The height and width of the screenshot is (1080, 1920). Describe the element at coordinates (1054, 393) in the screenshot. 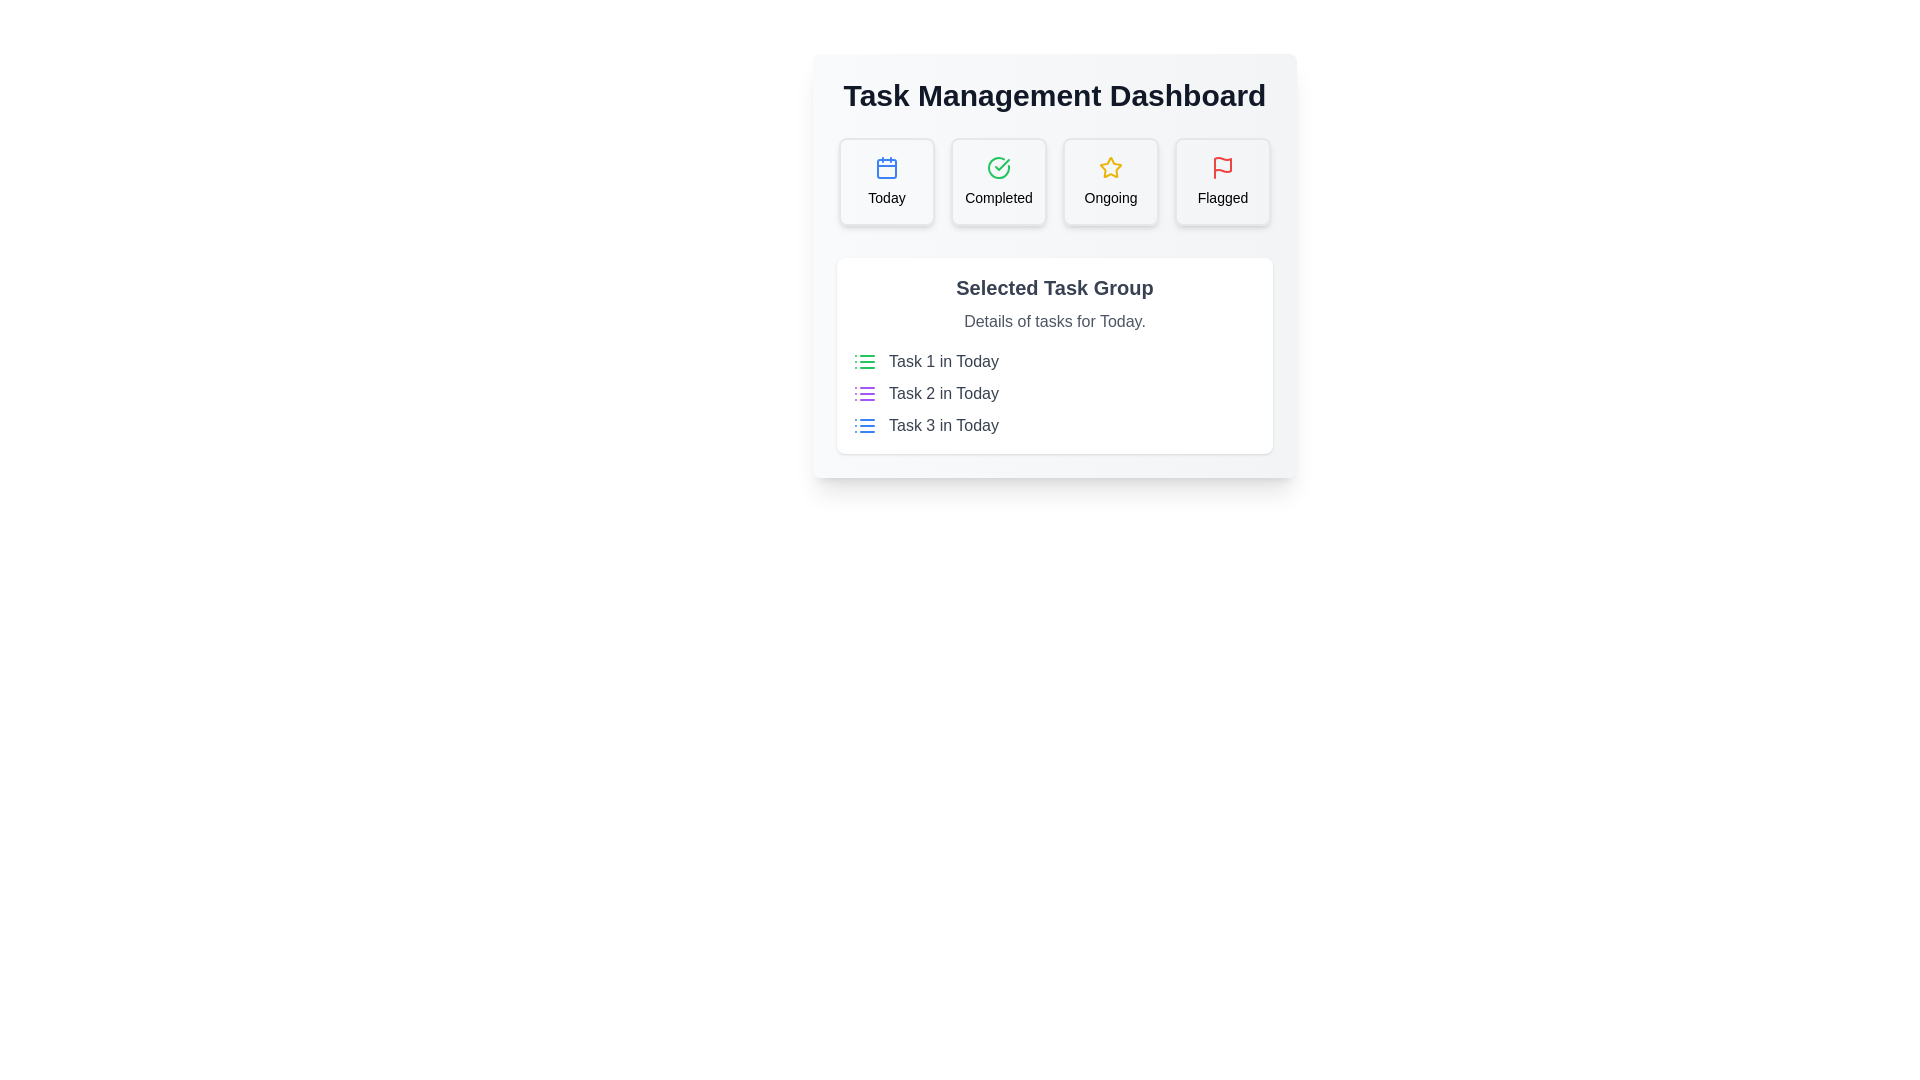

I see `the second task entry in the list, which is located directly below 'Task 1 in Today' and above 'Task 3 in Today' in the 'Selected Task Group'` at that location.